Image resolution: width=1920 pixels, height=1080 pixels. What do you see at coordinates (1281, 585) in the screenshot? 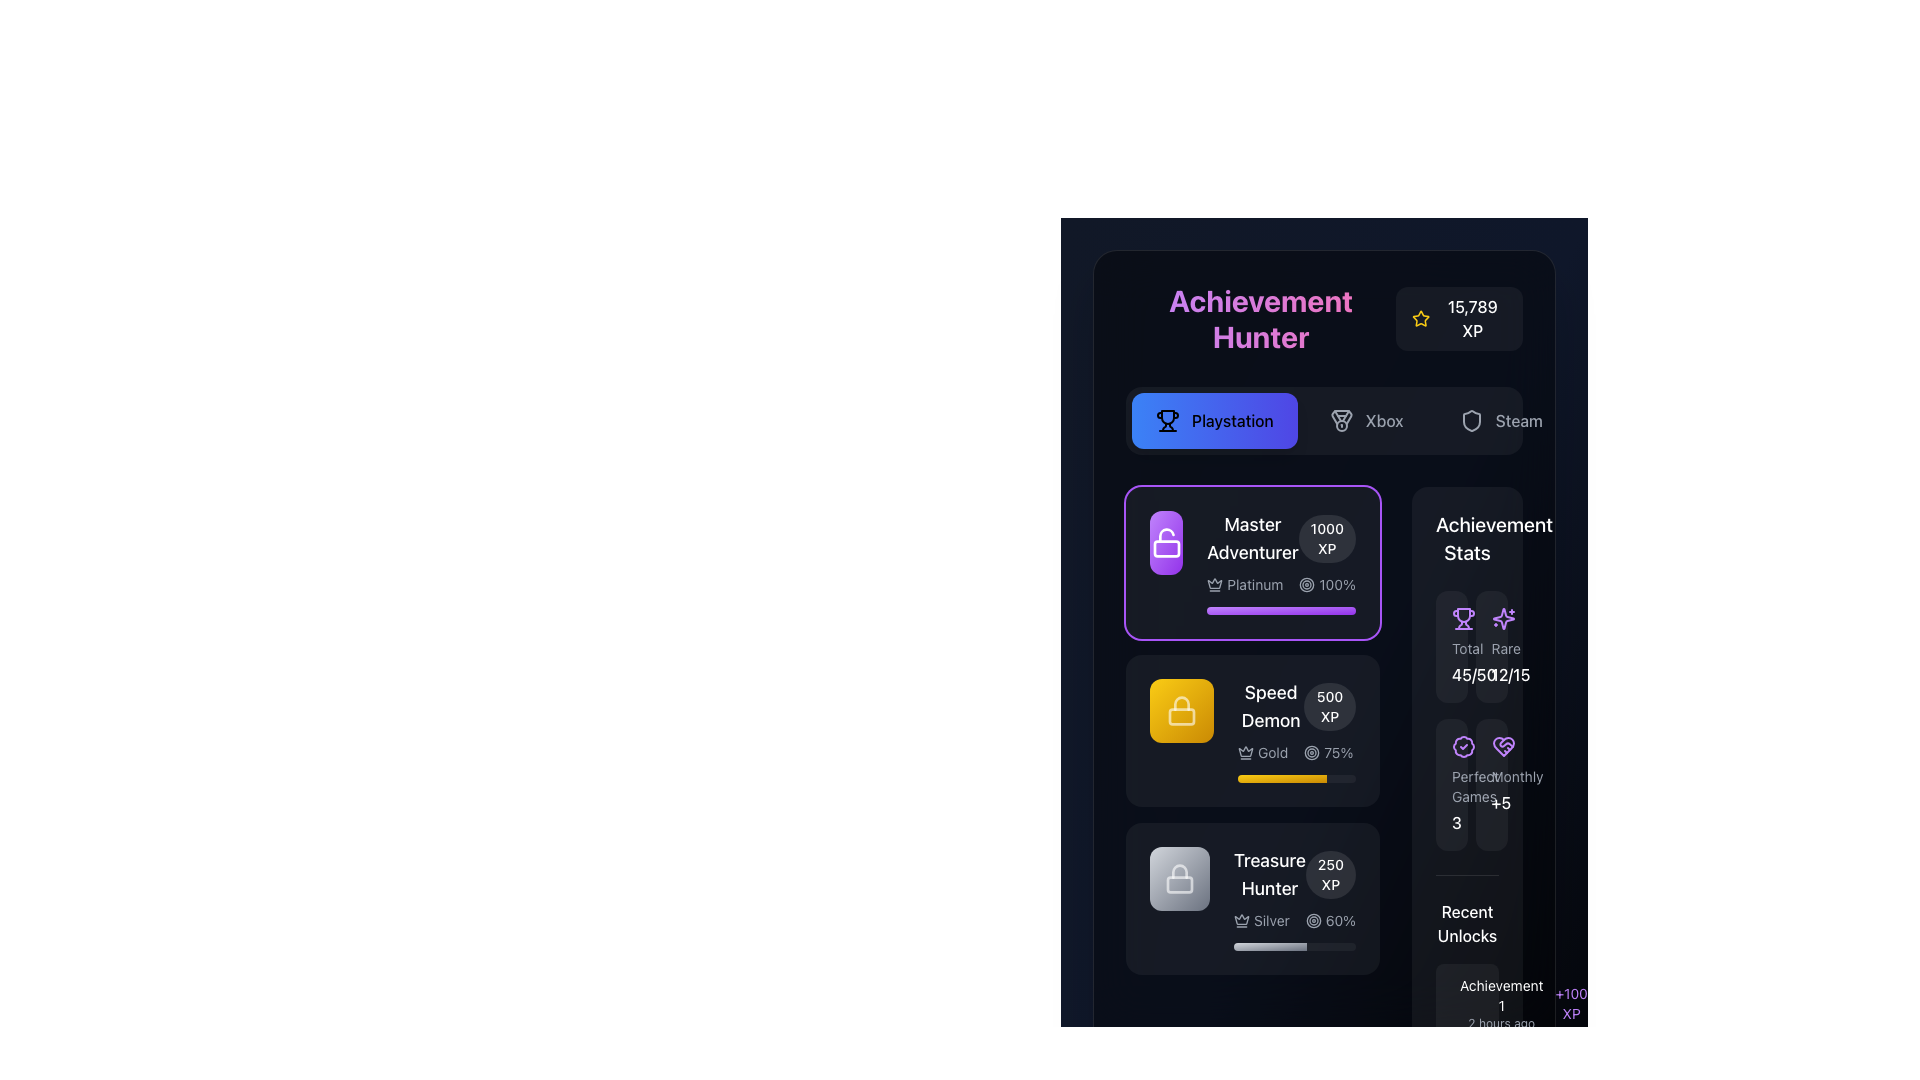
I see `the static display row containing the crown icon and text 'Platinum 100%' located in the lower section of the 'Master Adventurer' card` at bounding box center [1281, 585].